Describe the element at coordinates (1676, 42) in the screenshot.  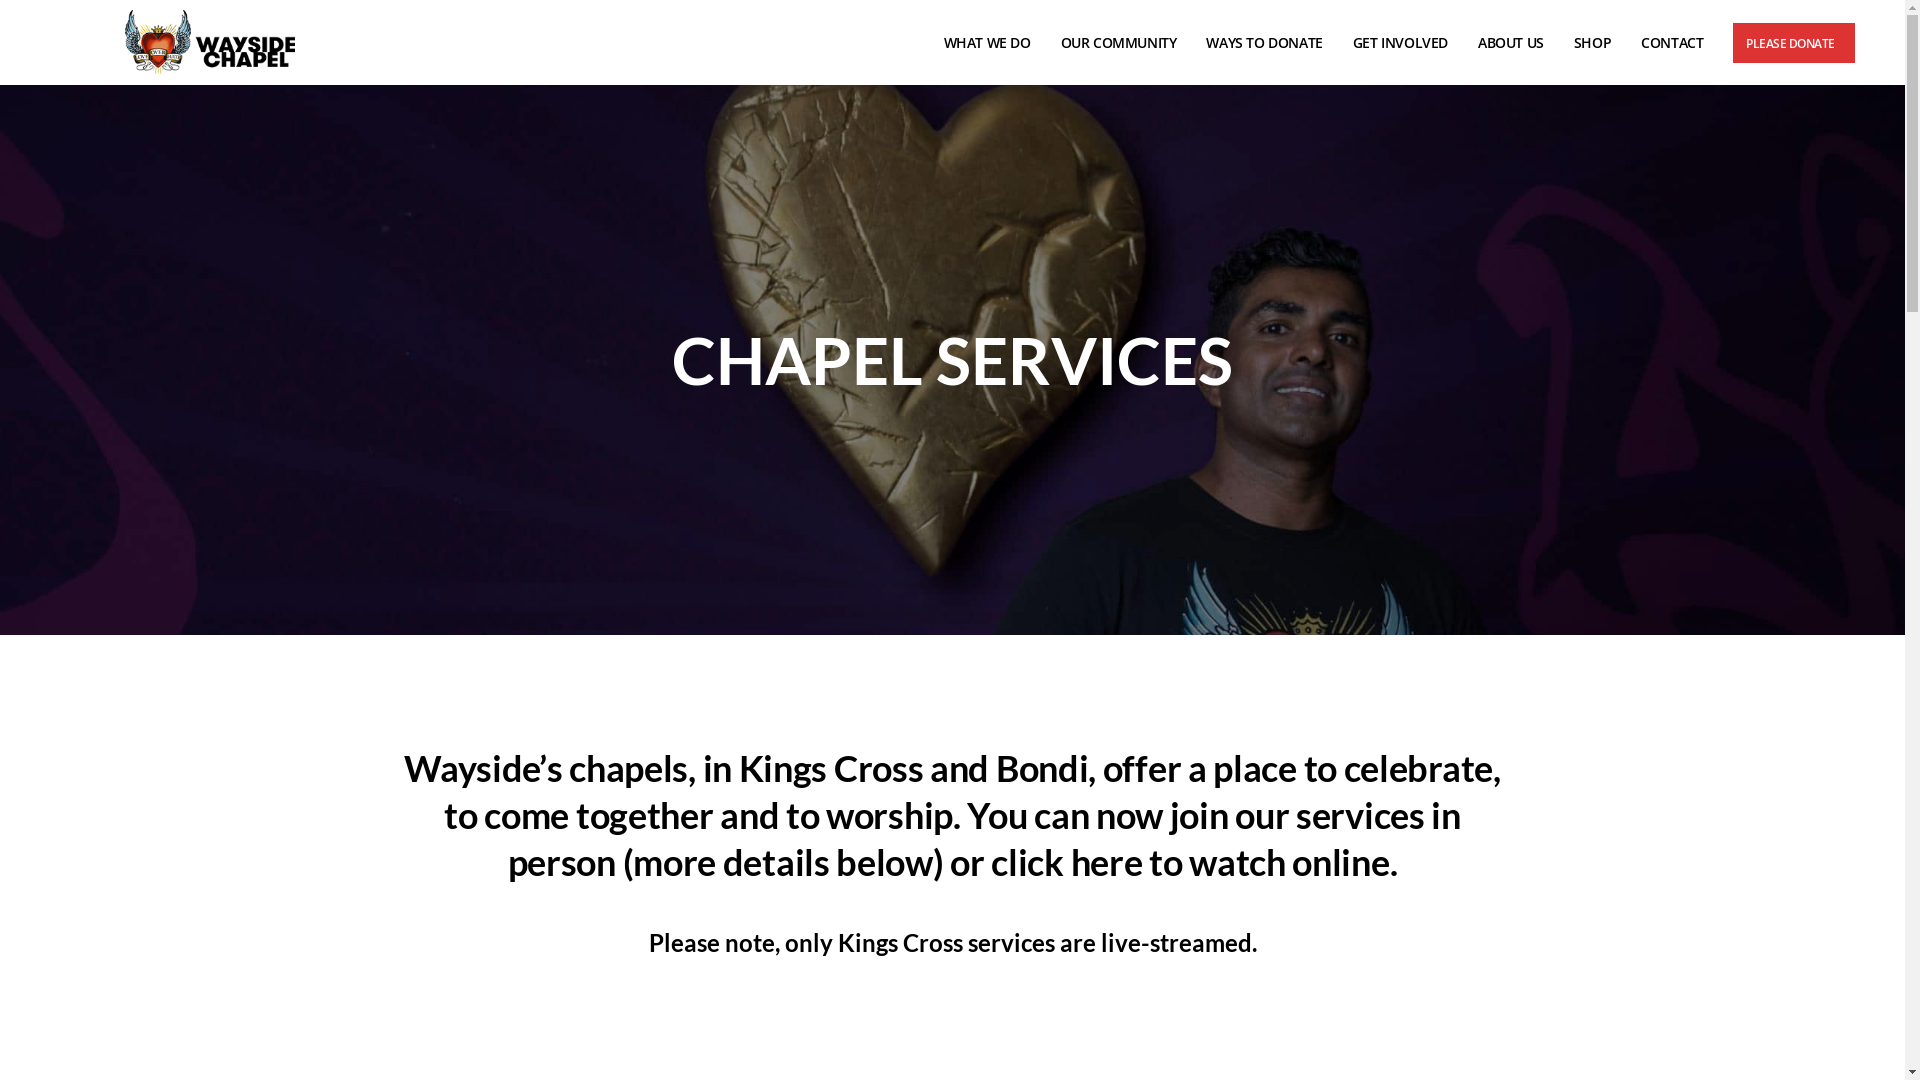
I see `'CONTACT'` at that location.